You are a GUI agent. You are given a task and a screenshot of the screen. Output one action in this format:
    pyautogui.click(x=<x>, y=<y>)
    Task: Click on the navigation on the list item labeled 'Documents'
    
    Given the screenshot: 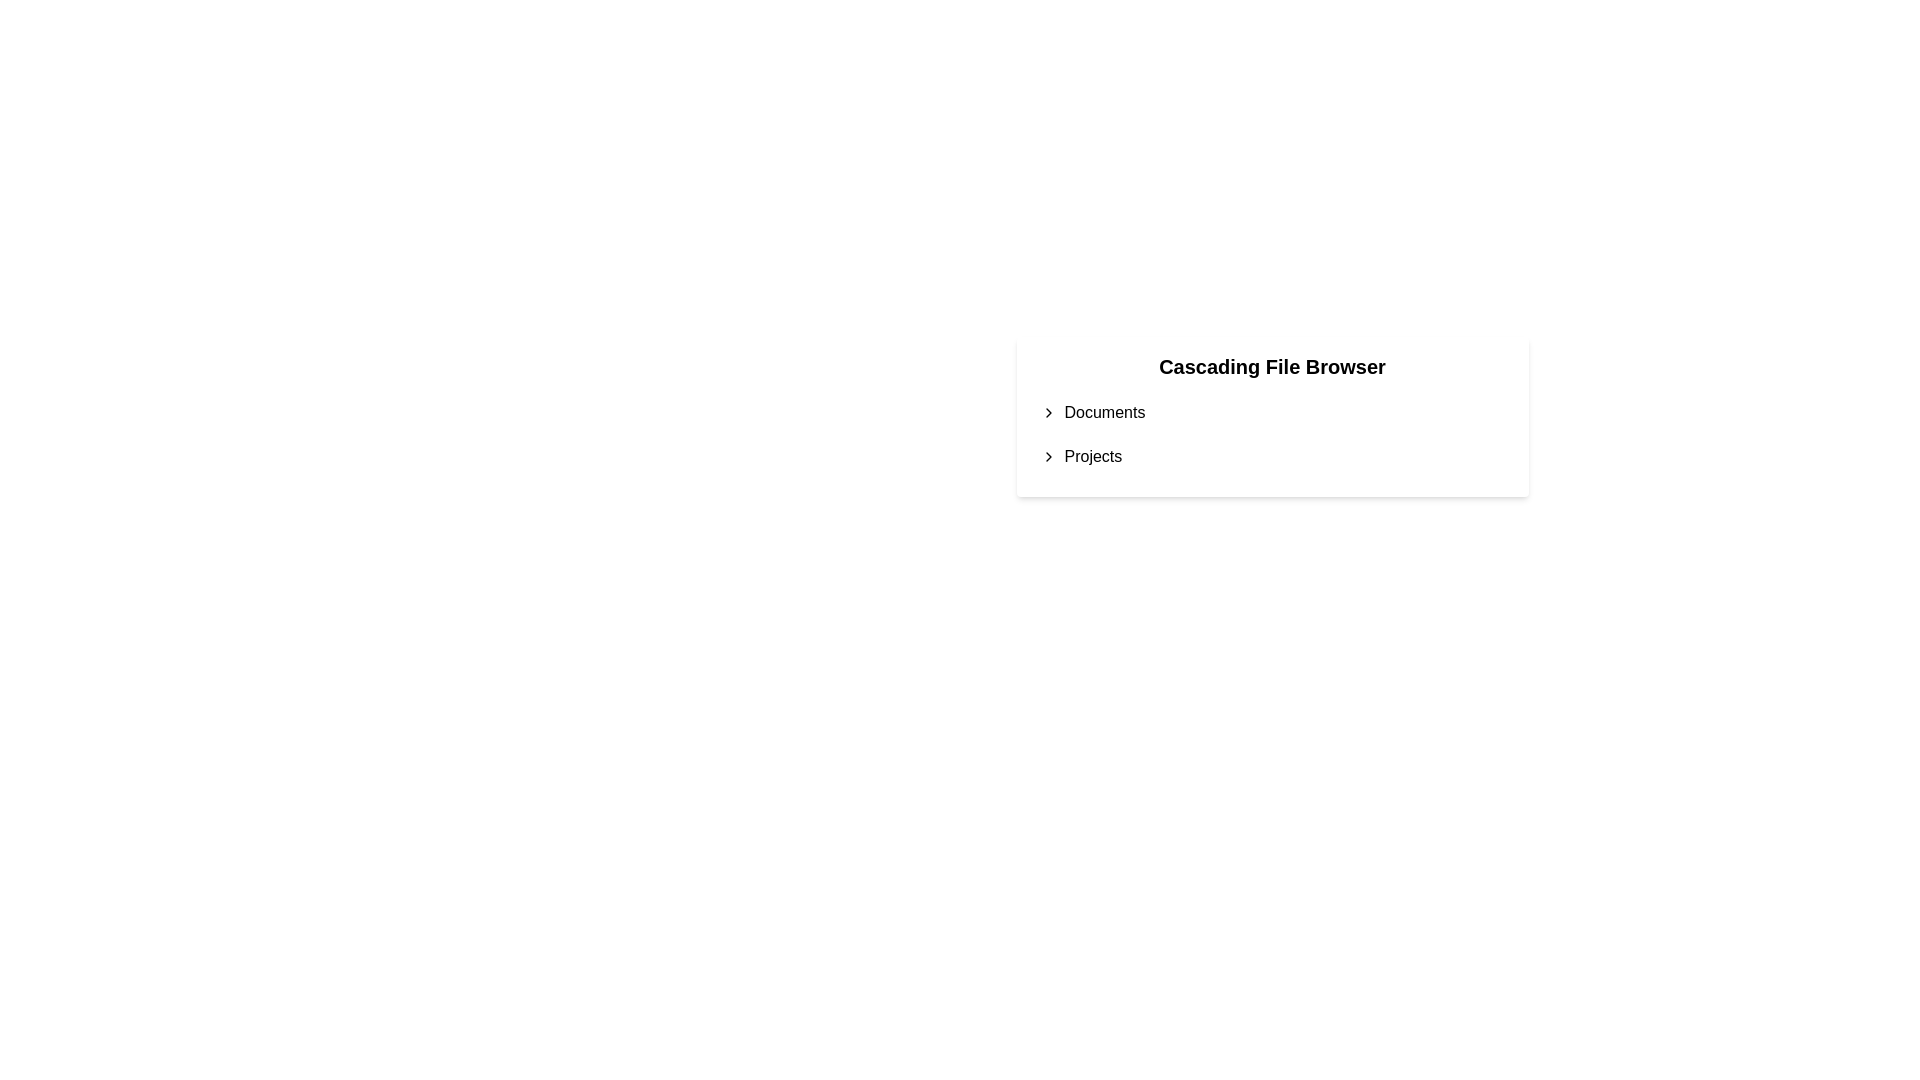 What is the action you would take?
    pyautogui.click(x=1271, y=411)
    